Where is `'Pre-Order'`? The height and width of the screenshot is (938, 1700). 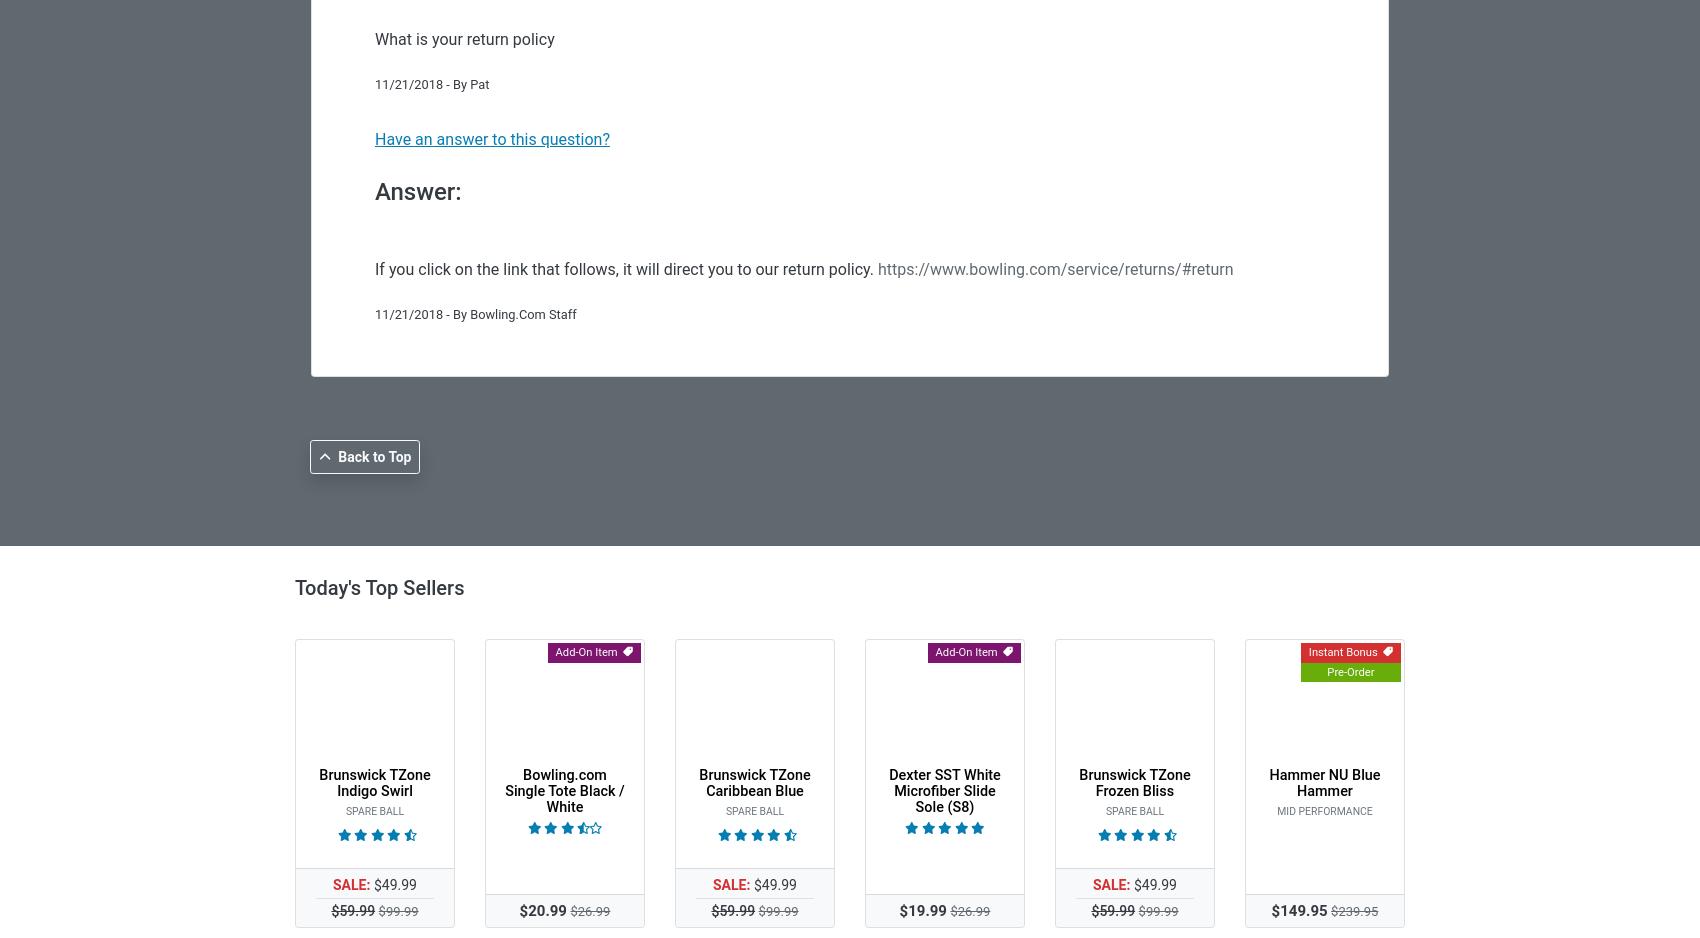 'Pre-Order' is located at coordinates (1350, 671).